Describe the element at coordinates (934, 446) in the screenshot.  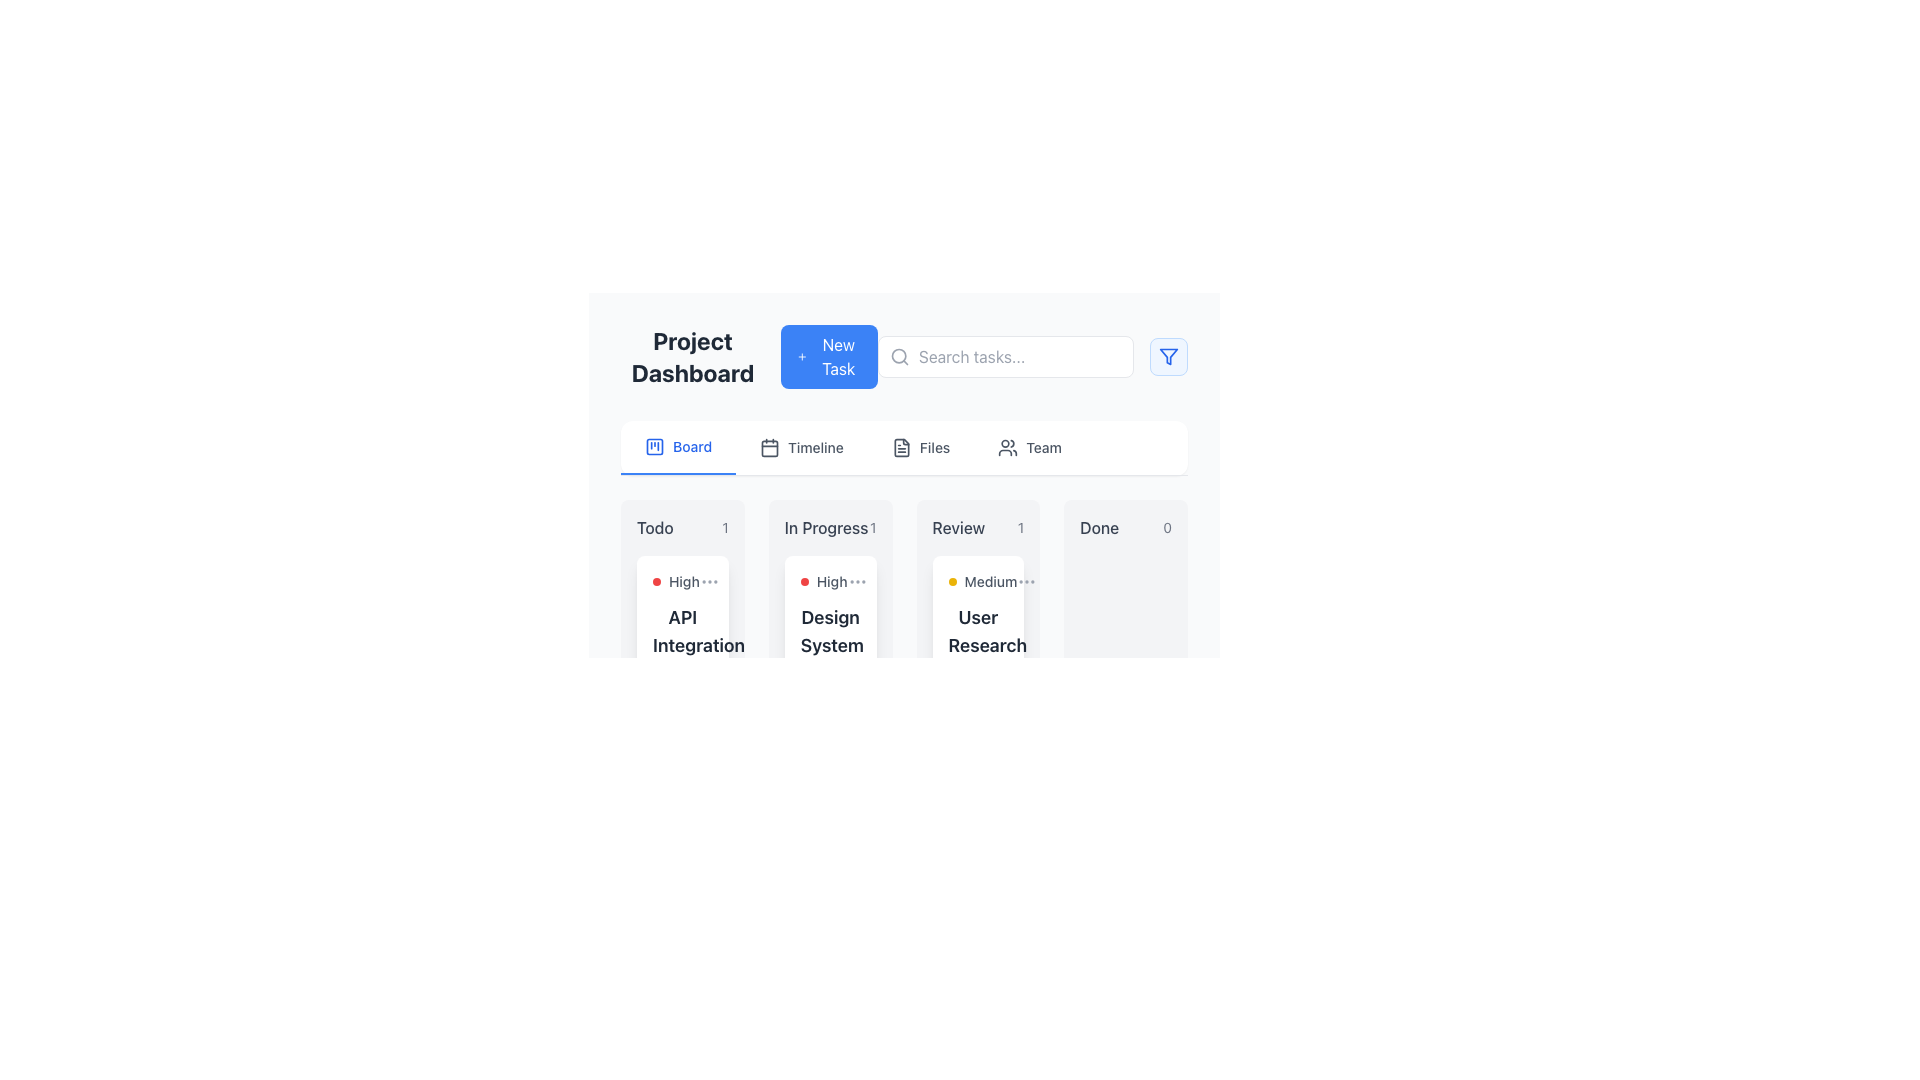
I see `the text label in the horizontal navigation menu that is positioned to the right of the 'Timeline' button and to the left of the 'Team' button` at that location.